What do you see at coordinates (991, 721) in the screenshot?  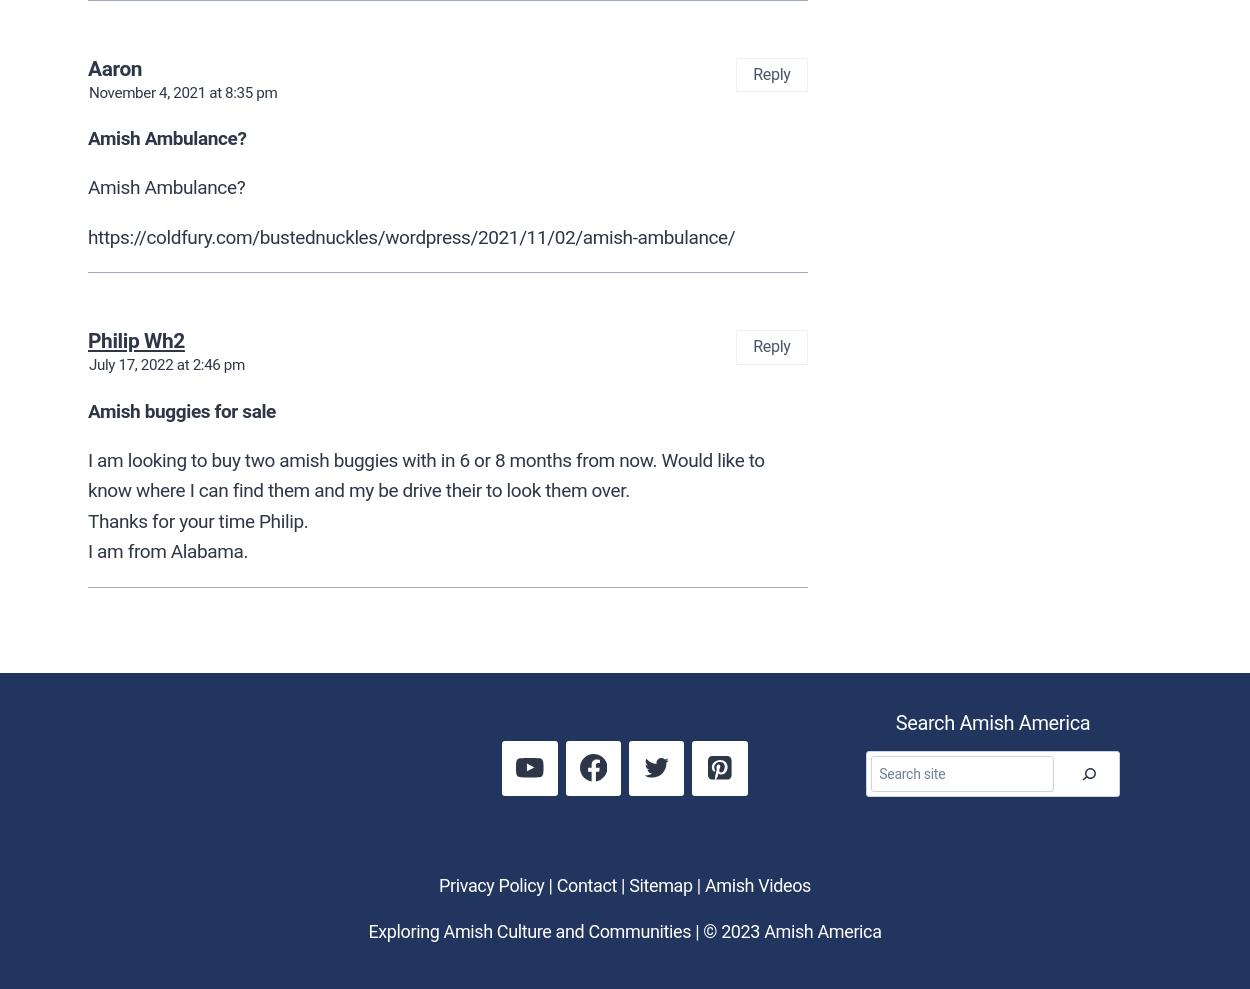 I see `'Search Amish America'` at bounding box center [991, 721].